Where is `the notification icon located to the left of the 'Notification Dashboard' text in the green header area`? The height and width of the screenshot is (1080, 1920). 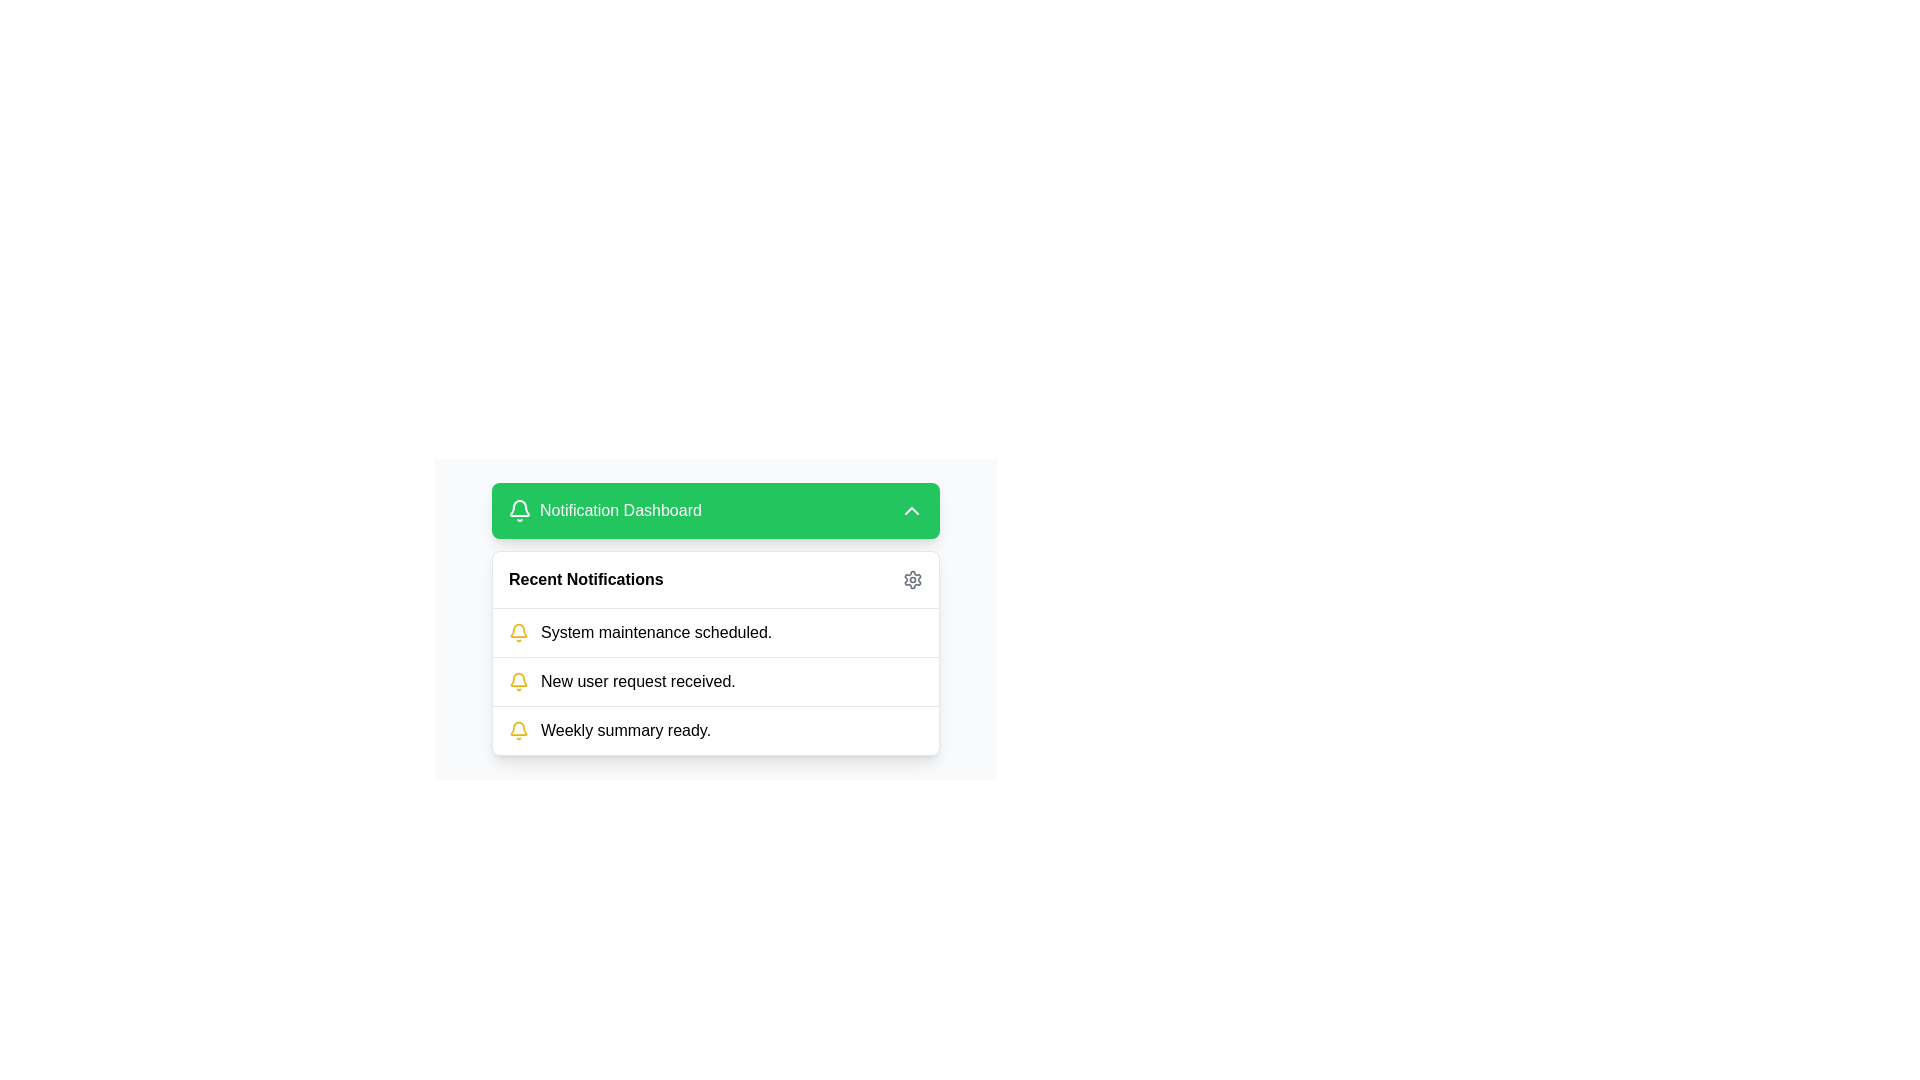
the notification icon located to the left of the 'Notification Dashboard' text in the green header area is located at coordinates (519, 509).